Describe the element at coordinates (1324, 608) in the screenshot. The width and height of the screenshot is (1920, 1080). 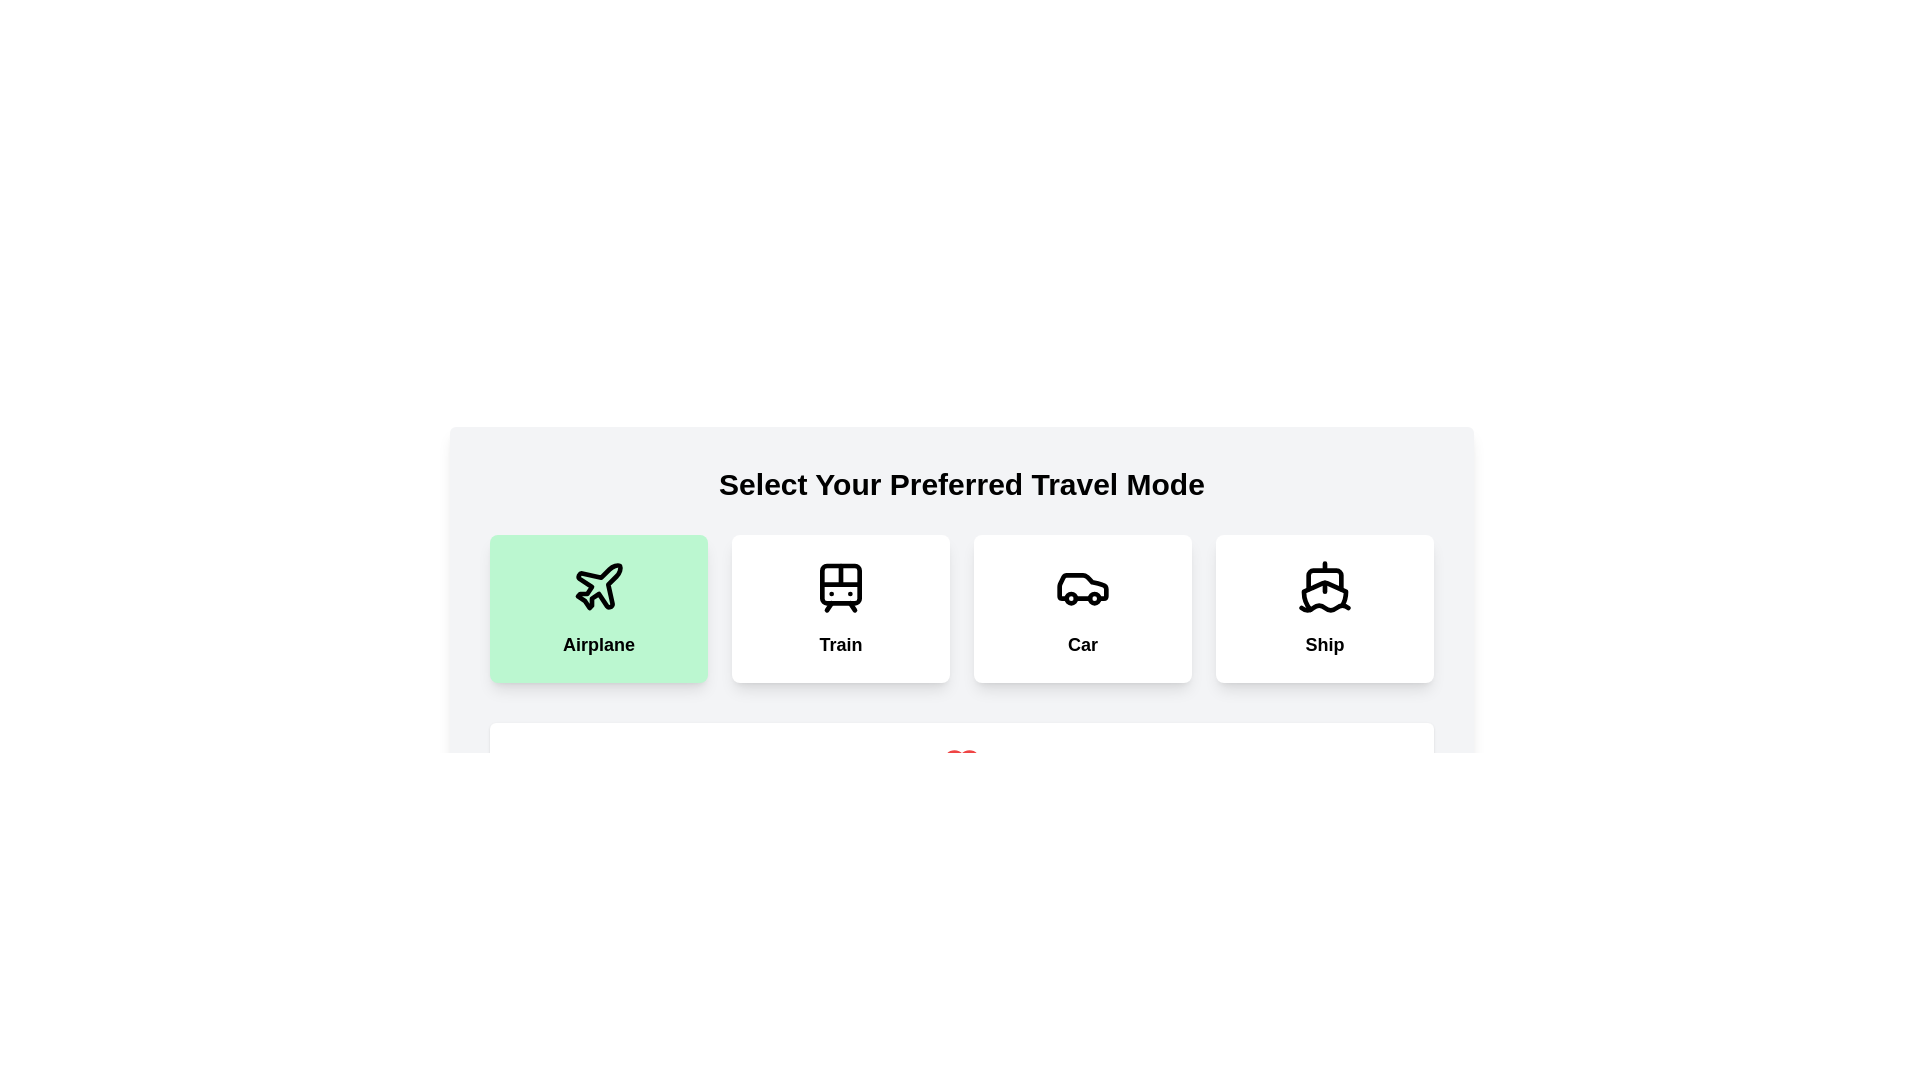
I see `the 'Ship' button, which has a white background, rounded corners, and a minimalist ship icon with the label 'Ship' below it` at that location.